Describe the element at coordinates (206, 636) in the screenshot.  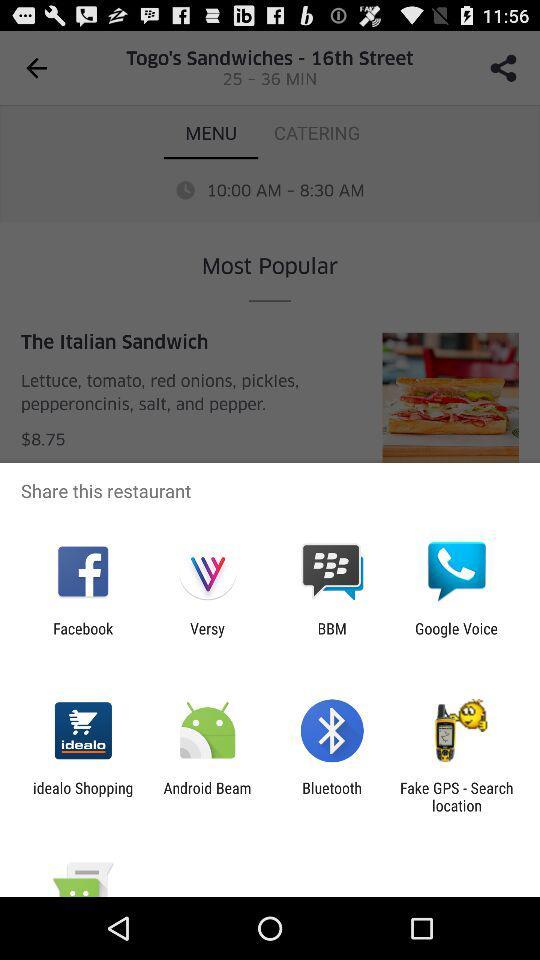
I see `the item to the left of the bbm` at that location.